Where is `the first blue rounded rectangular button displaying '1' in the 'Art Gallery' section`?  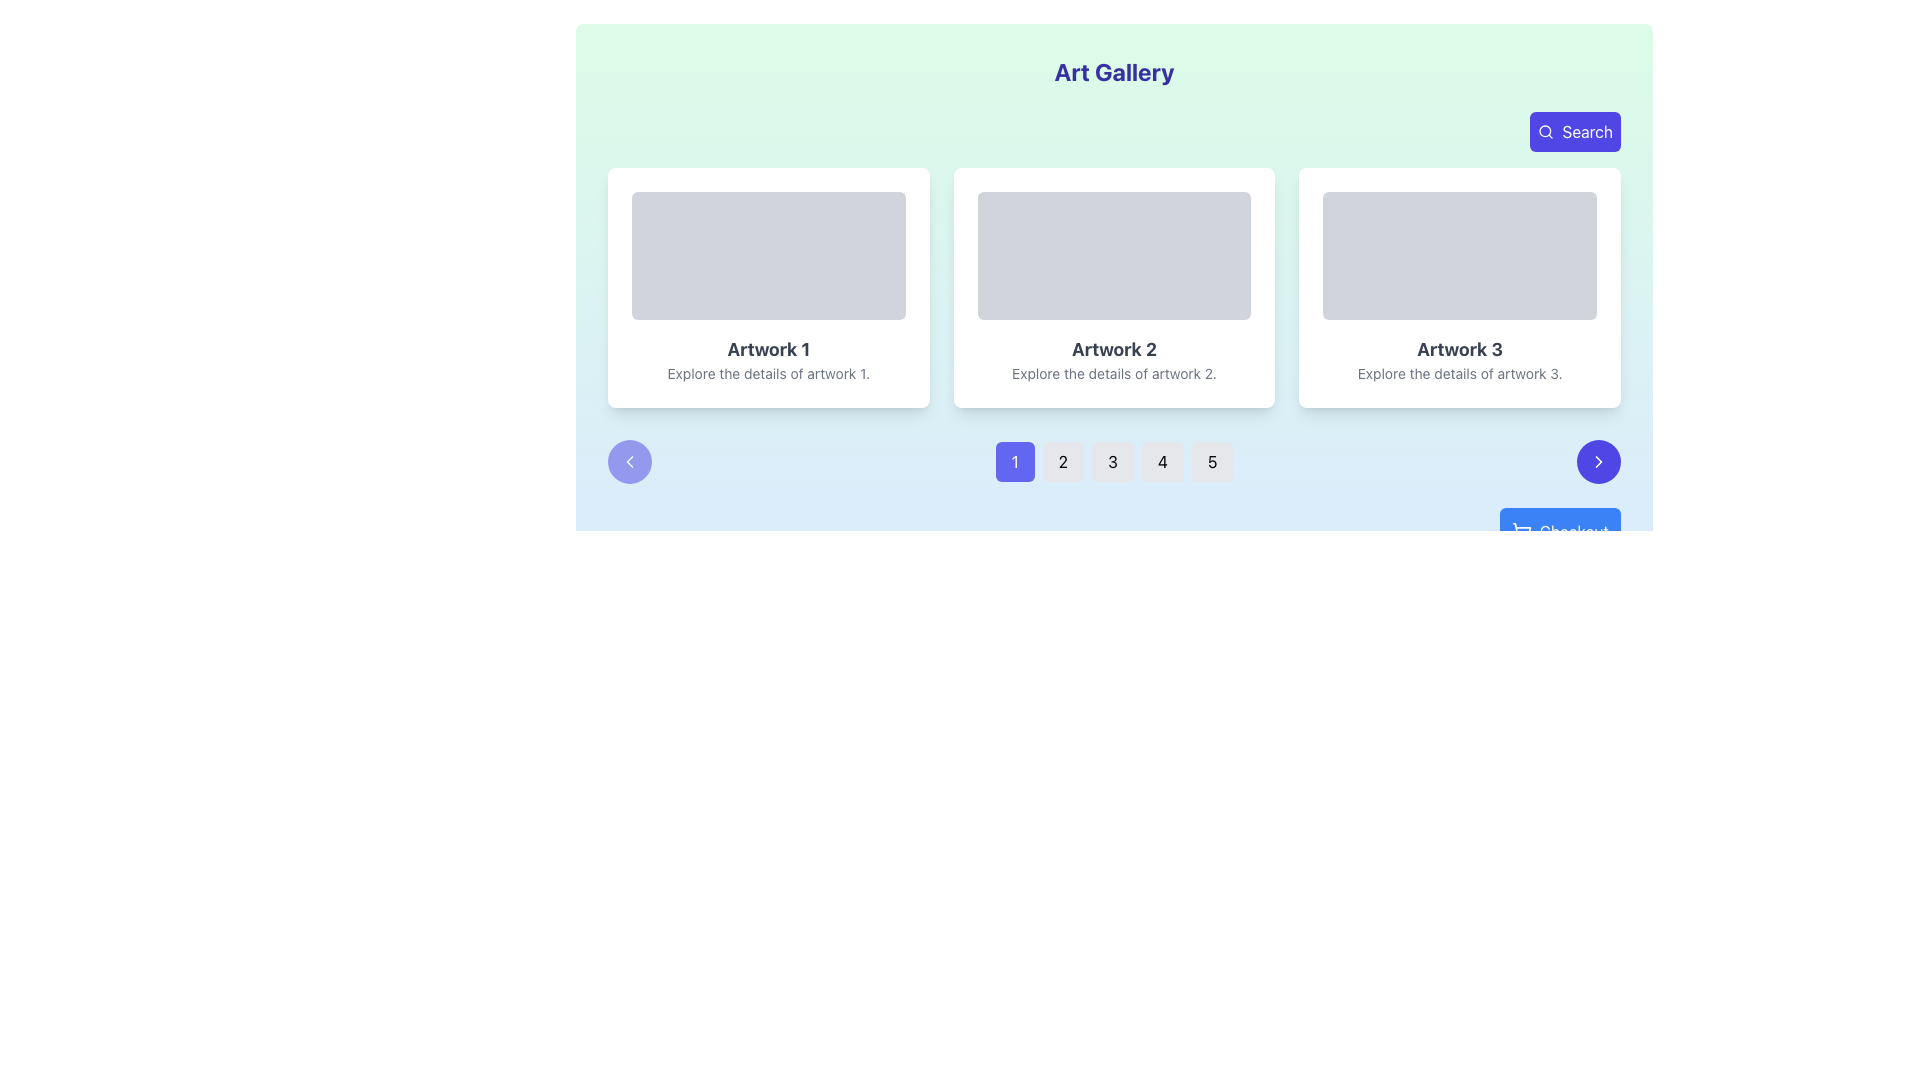
the first blue rounded rectangular button displaying '1' in the 'Art Gallery' section is located at coordinates (1015, 462).